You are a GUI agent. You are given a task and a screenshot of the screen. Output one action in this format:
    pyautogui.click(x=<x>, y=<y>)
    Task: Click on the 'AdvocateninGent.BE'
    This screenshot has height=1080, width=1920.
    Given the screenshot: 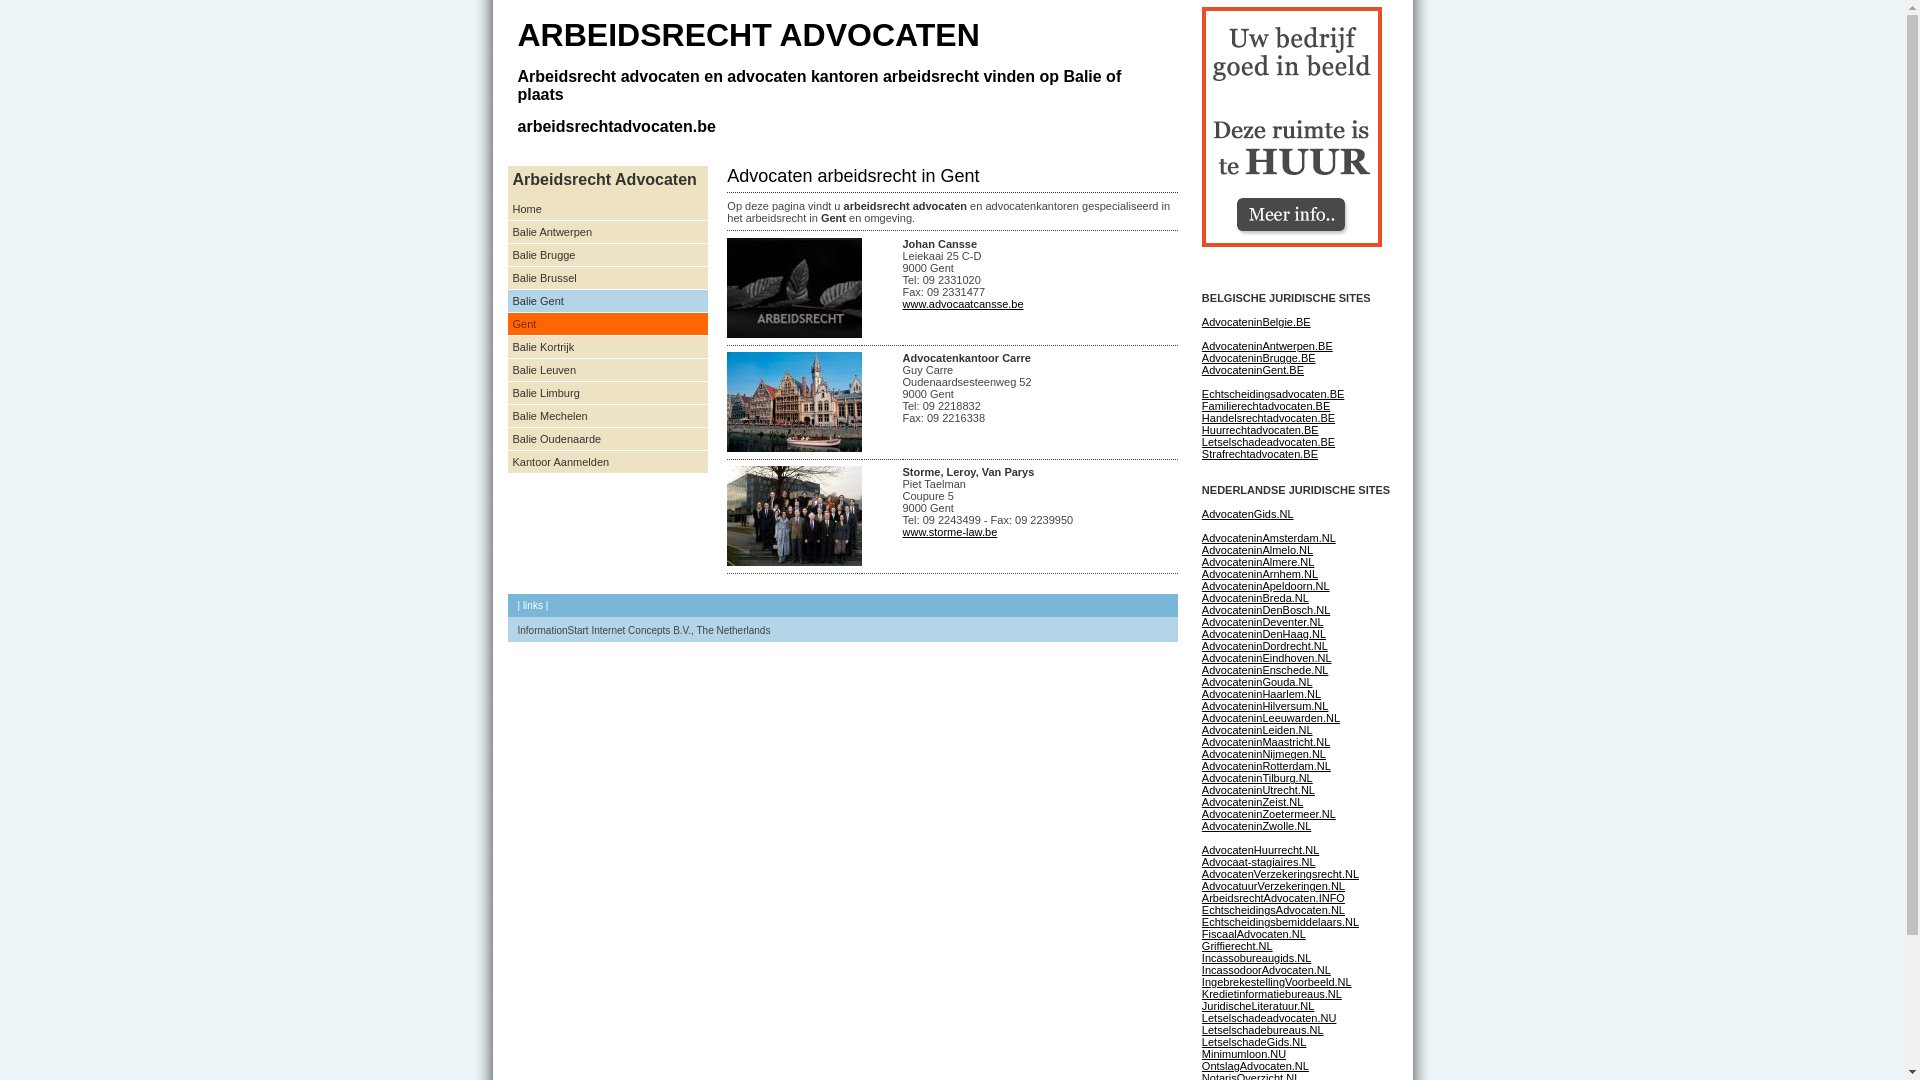 What is the action you would take?
    pyautogui.click(x=1251, y=370)
    